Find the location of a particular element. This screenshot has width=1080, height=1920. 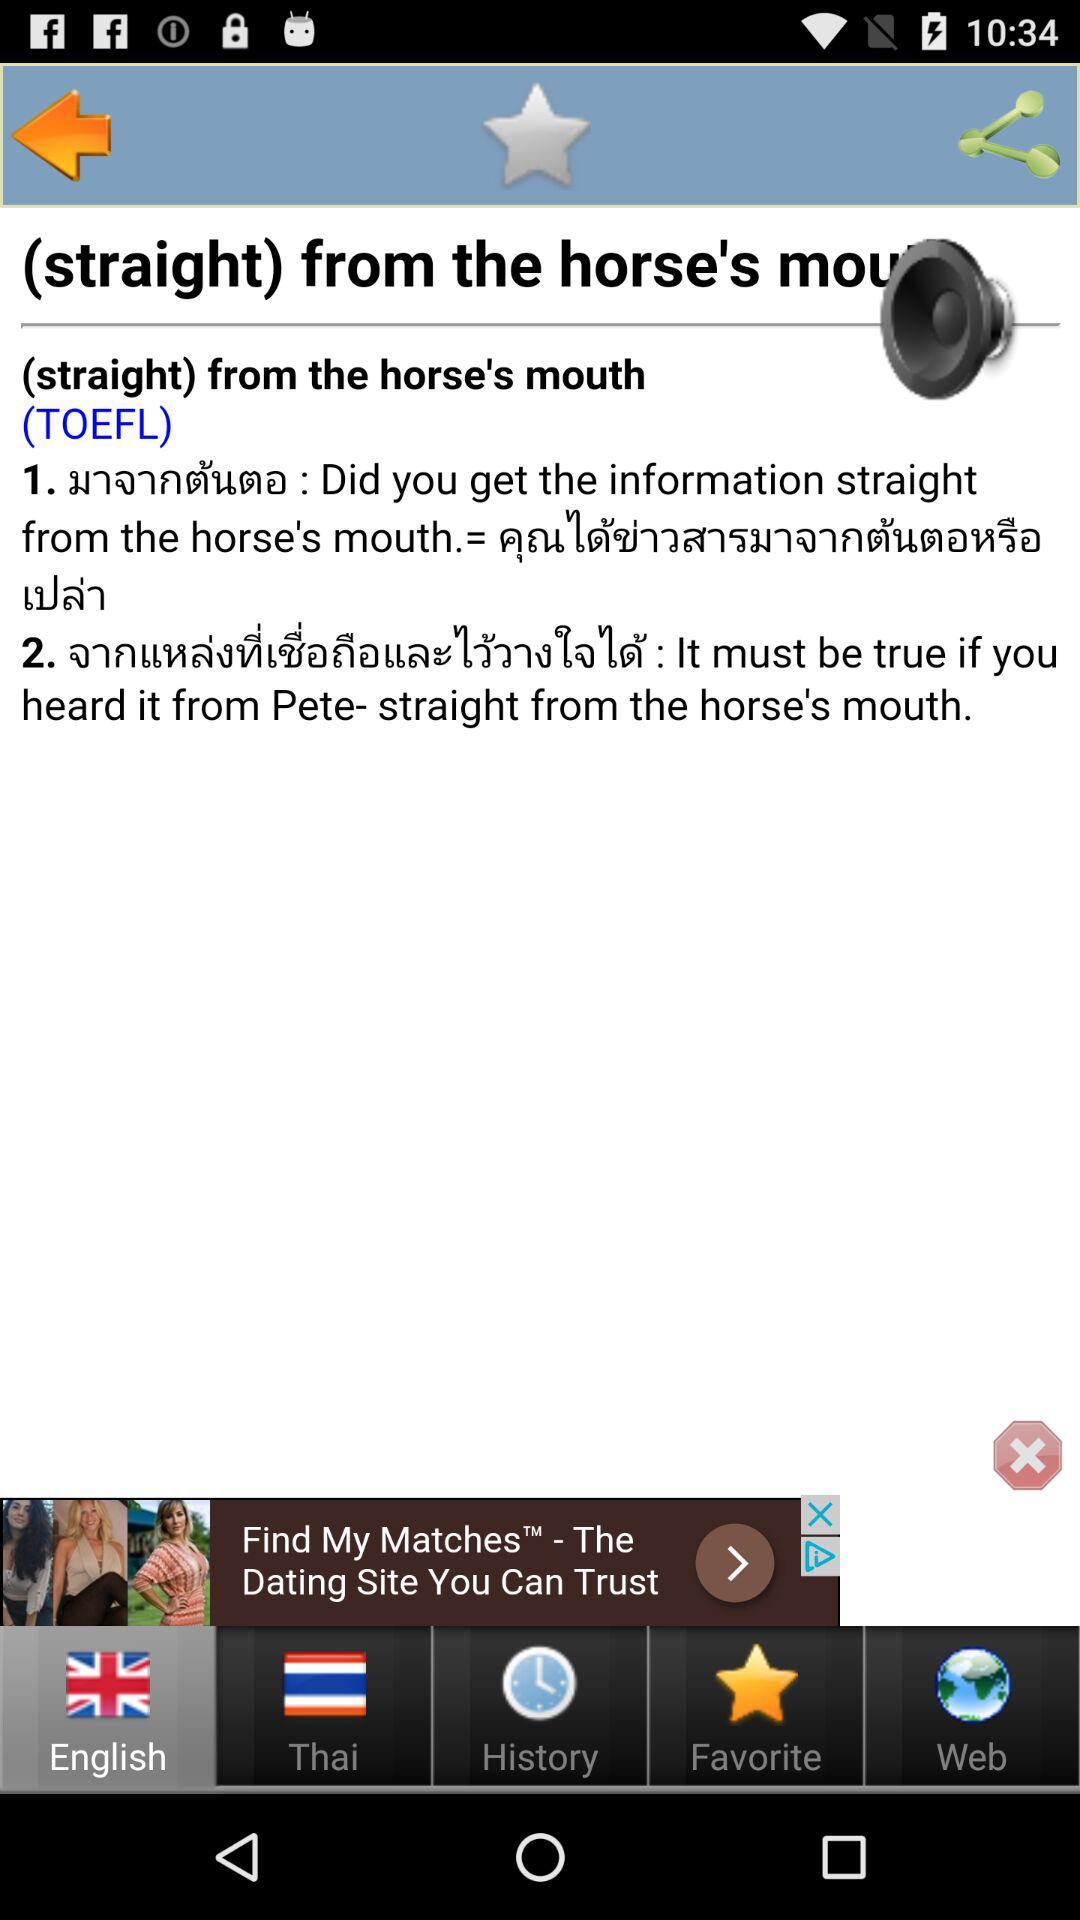

sound on is located at coordinates (943, 316).